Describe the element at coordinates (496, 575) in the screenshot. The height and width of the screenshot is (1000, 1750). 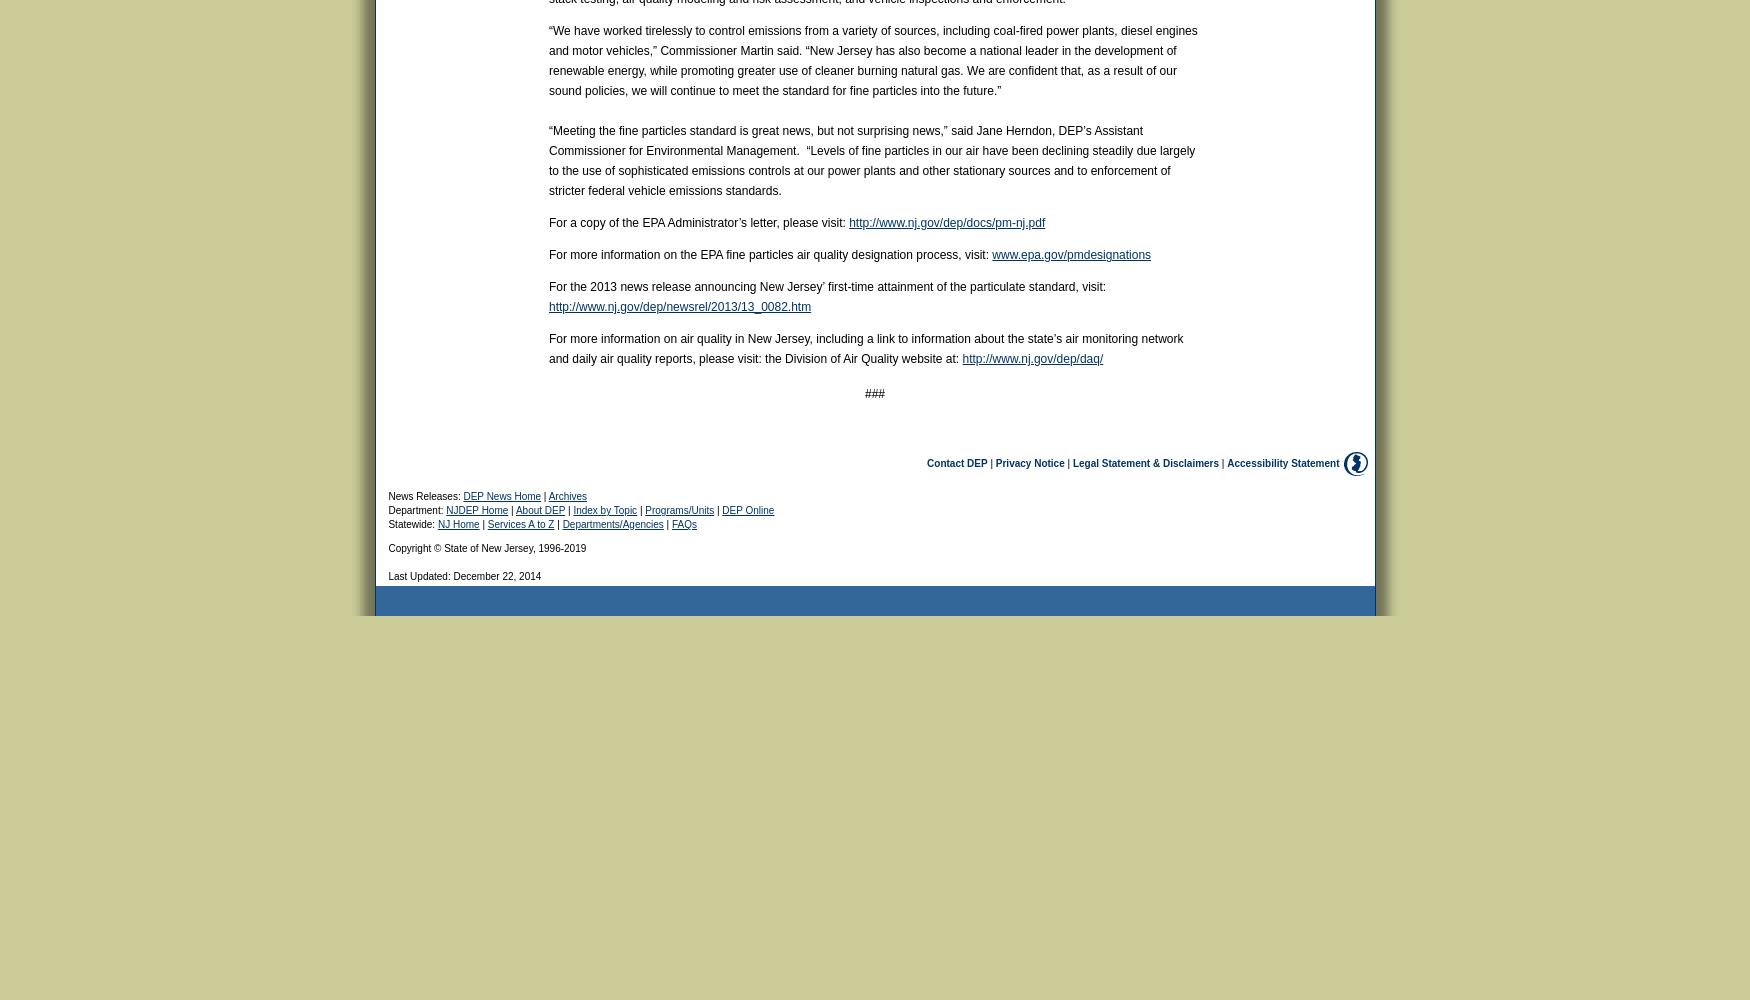
I see `'December 22, 2014'` at that location.